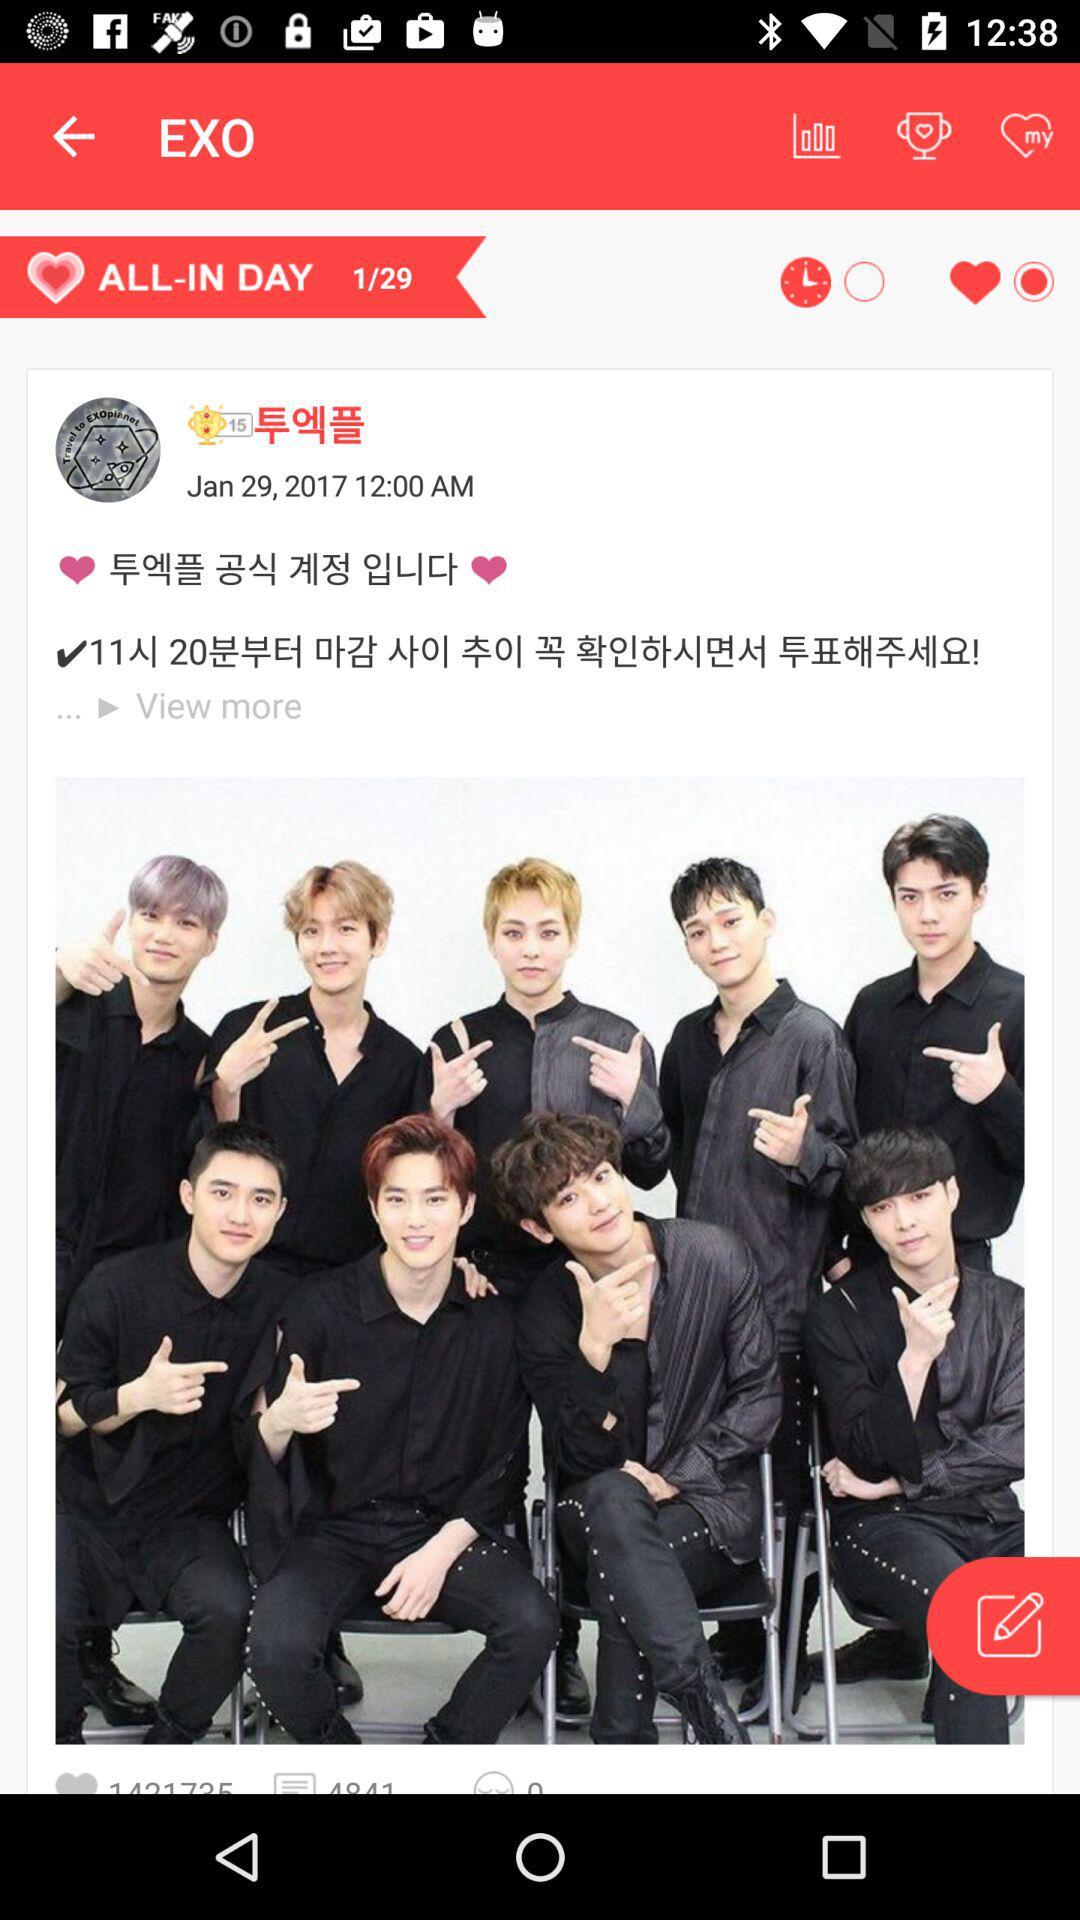 This screenshot has height=1920, width=1080. I want to click on the item next to the 1421735, so click(300, 1782).